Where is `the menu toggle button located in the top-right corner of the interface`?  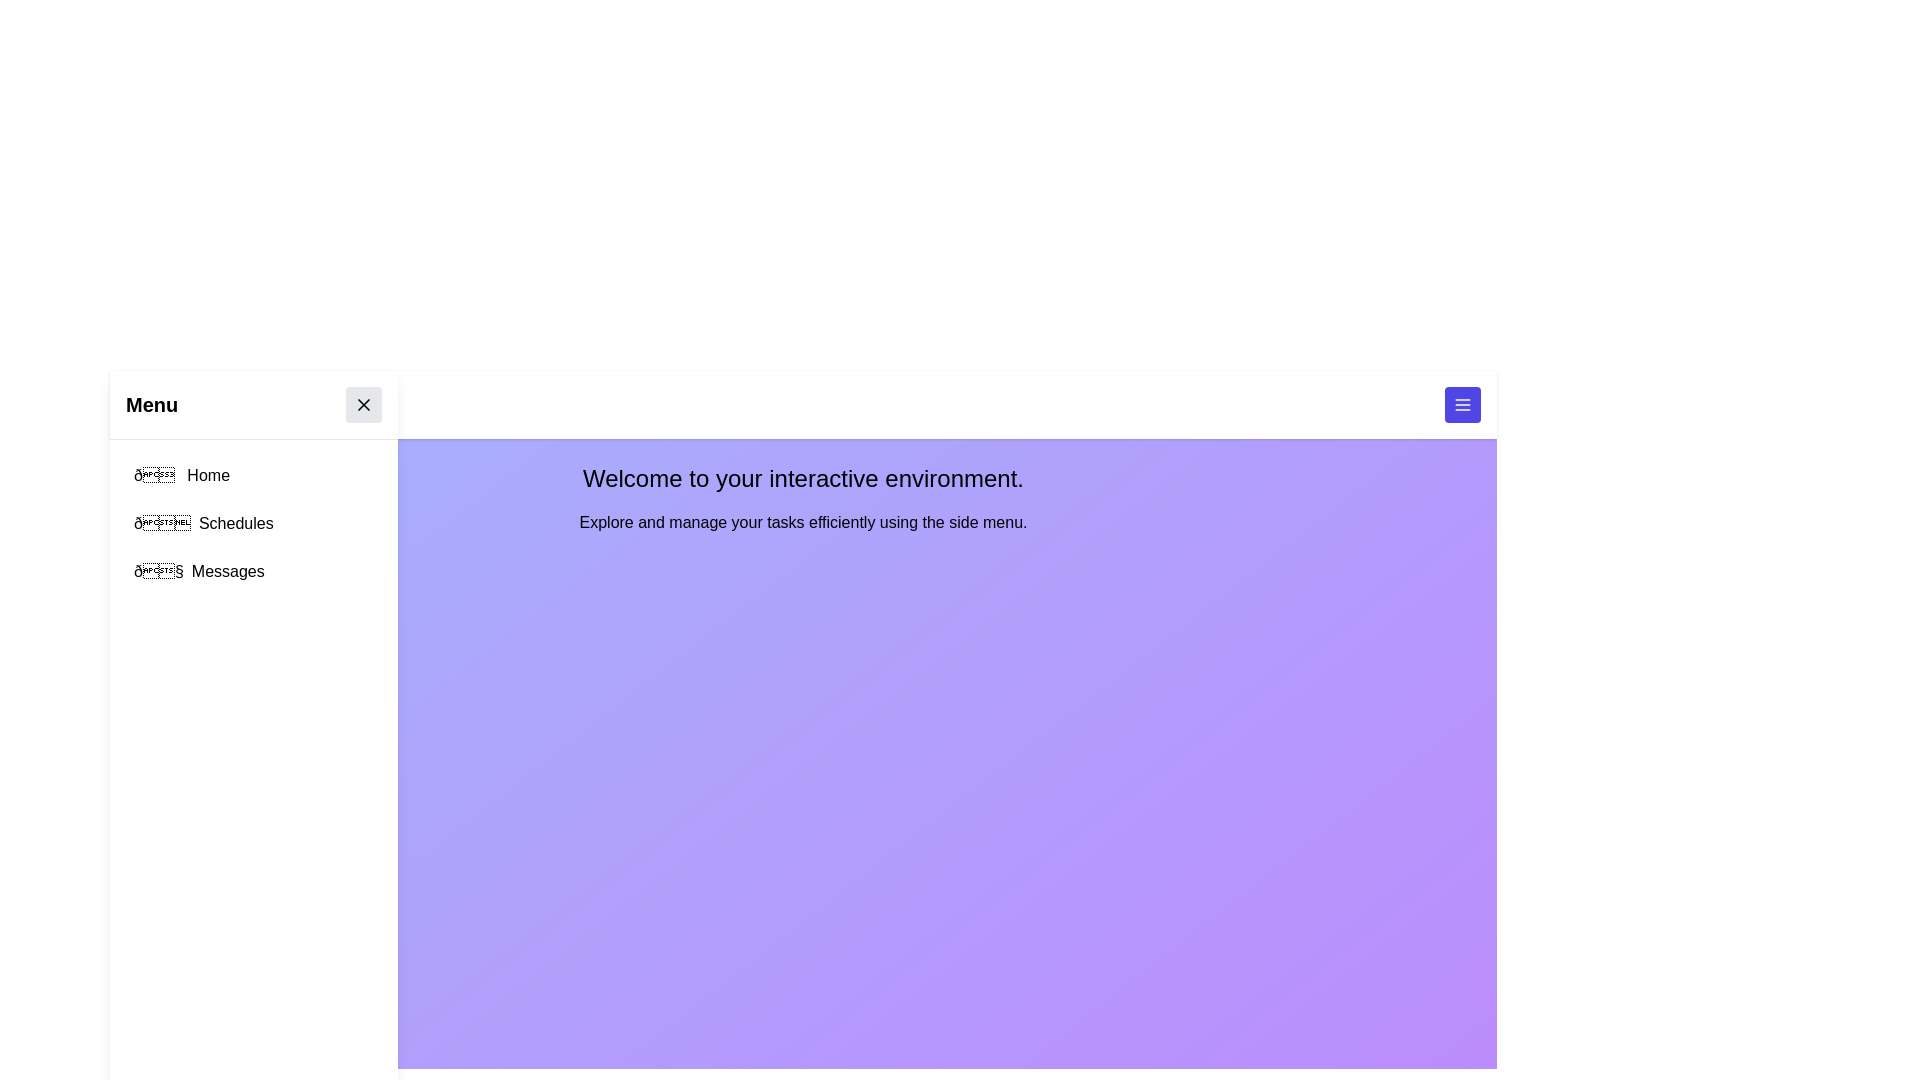
the menu toggle button located in the top-right corner of the interface is located at coordinates (1463, 405).